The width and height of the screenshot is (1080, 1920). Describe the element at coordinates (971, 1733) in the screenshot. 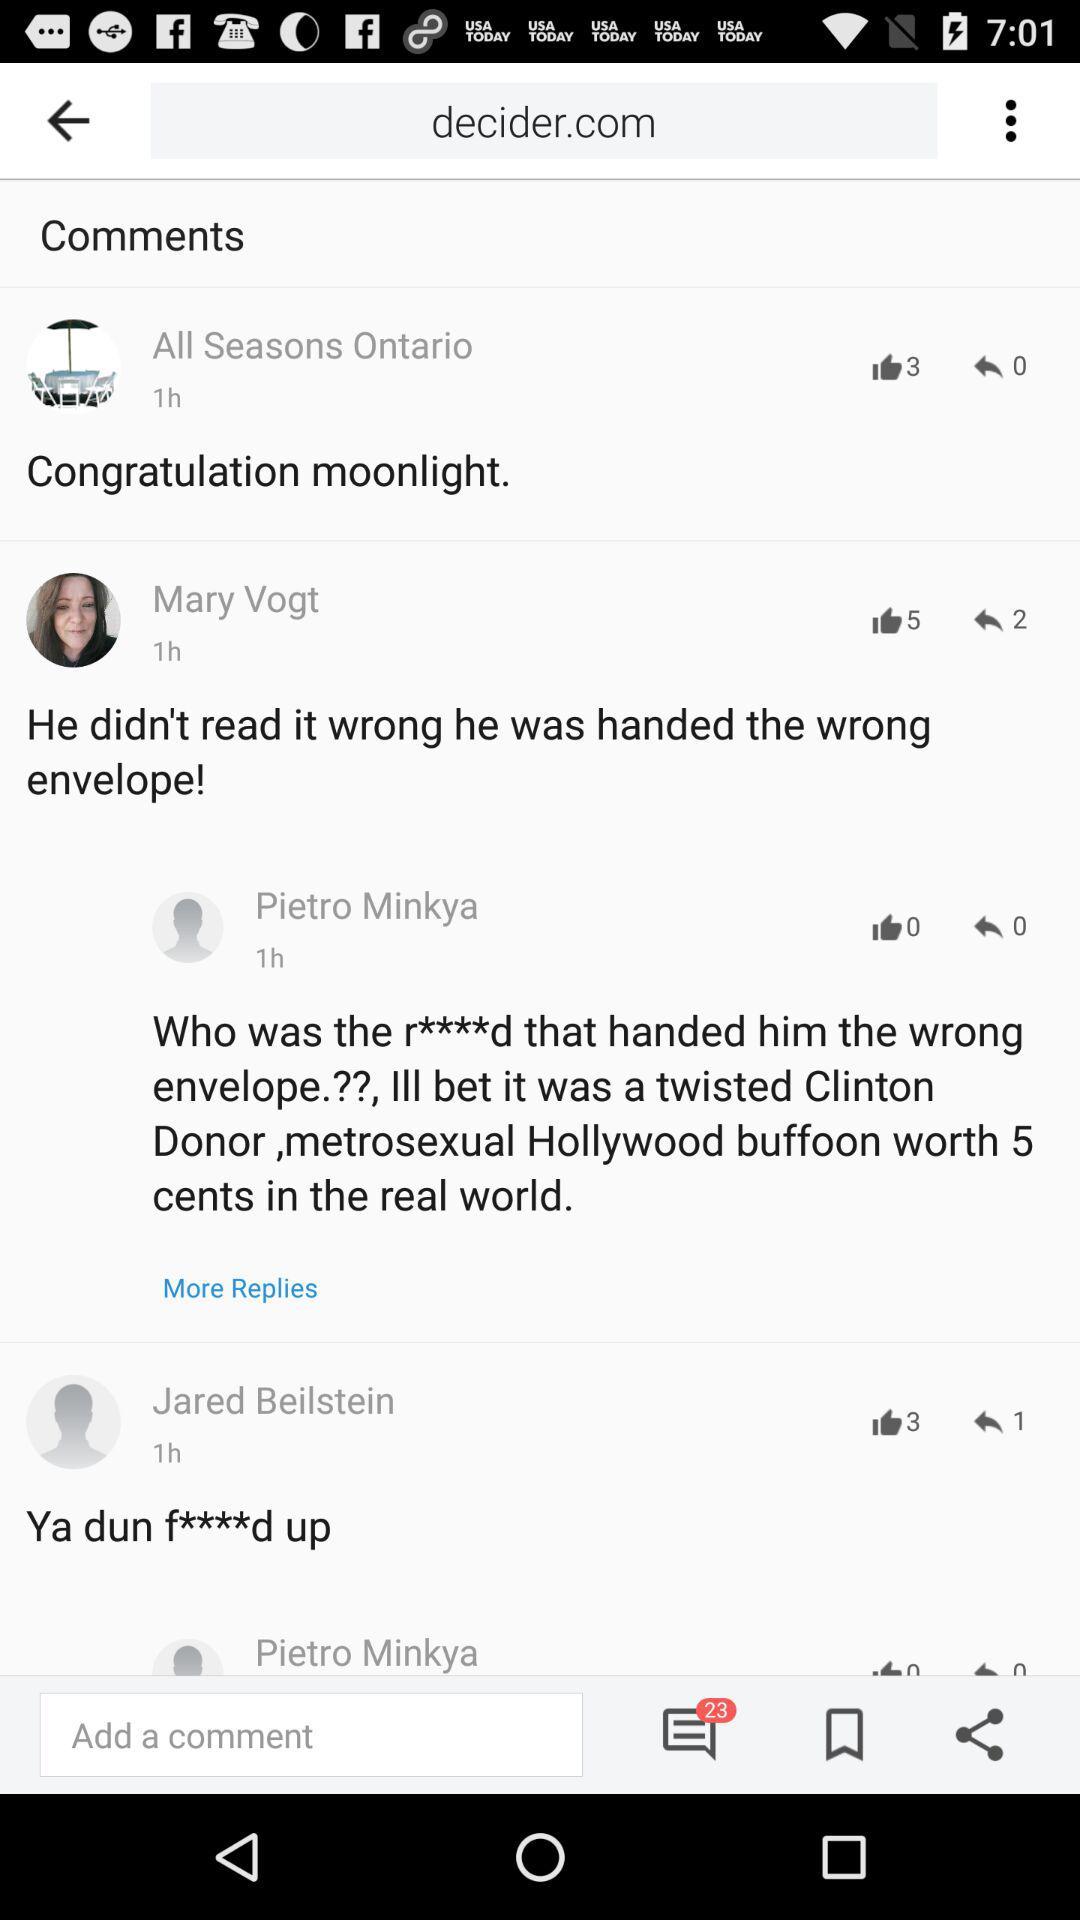

I see `share icon which is at the bottom` at that location.